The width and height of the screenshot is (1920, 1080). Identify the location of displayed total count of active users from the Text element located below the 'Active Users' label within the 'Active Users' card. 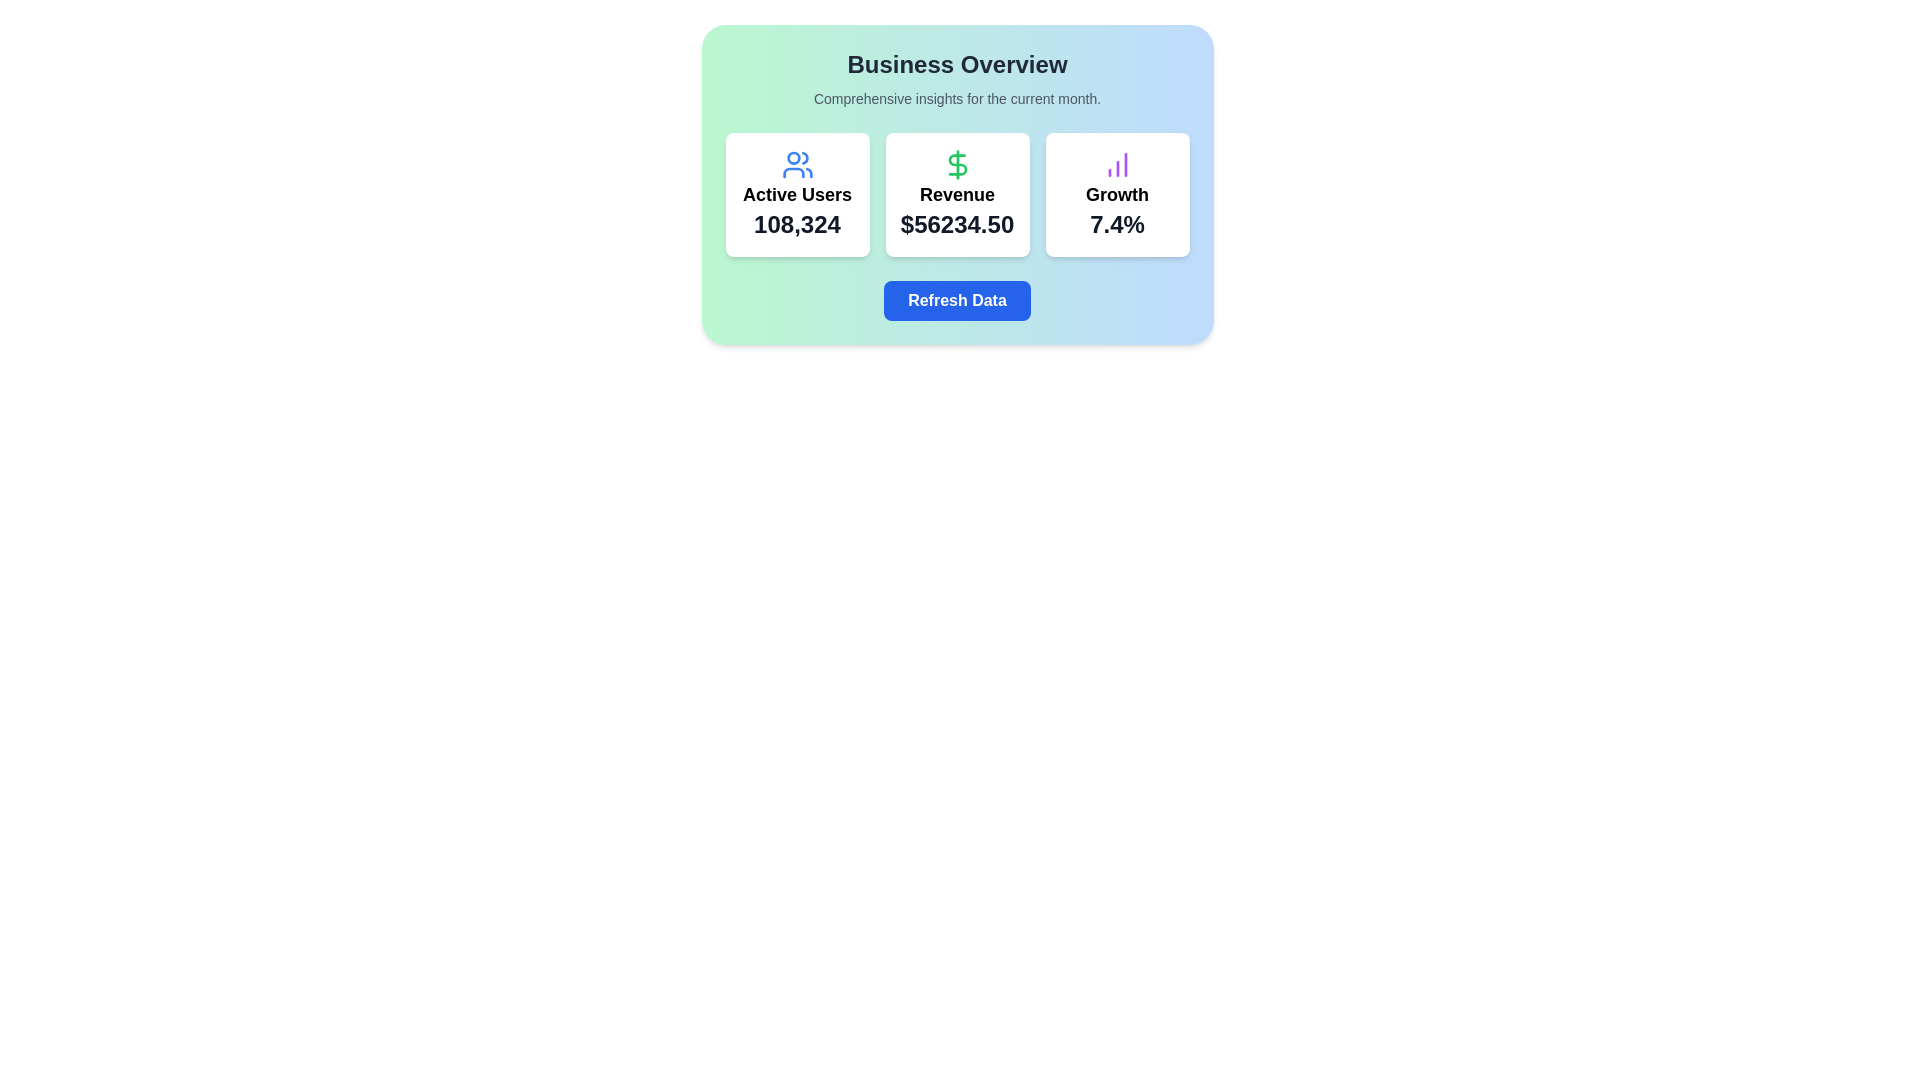
(796, 224).